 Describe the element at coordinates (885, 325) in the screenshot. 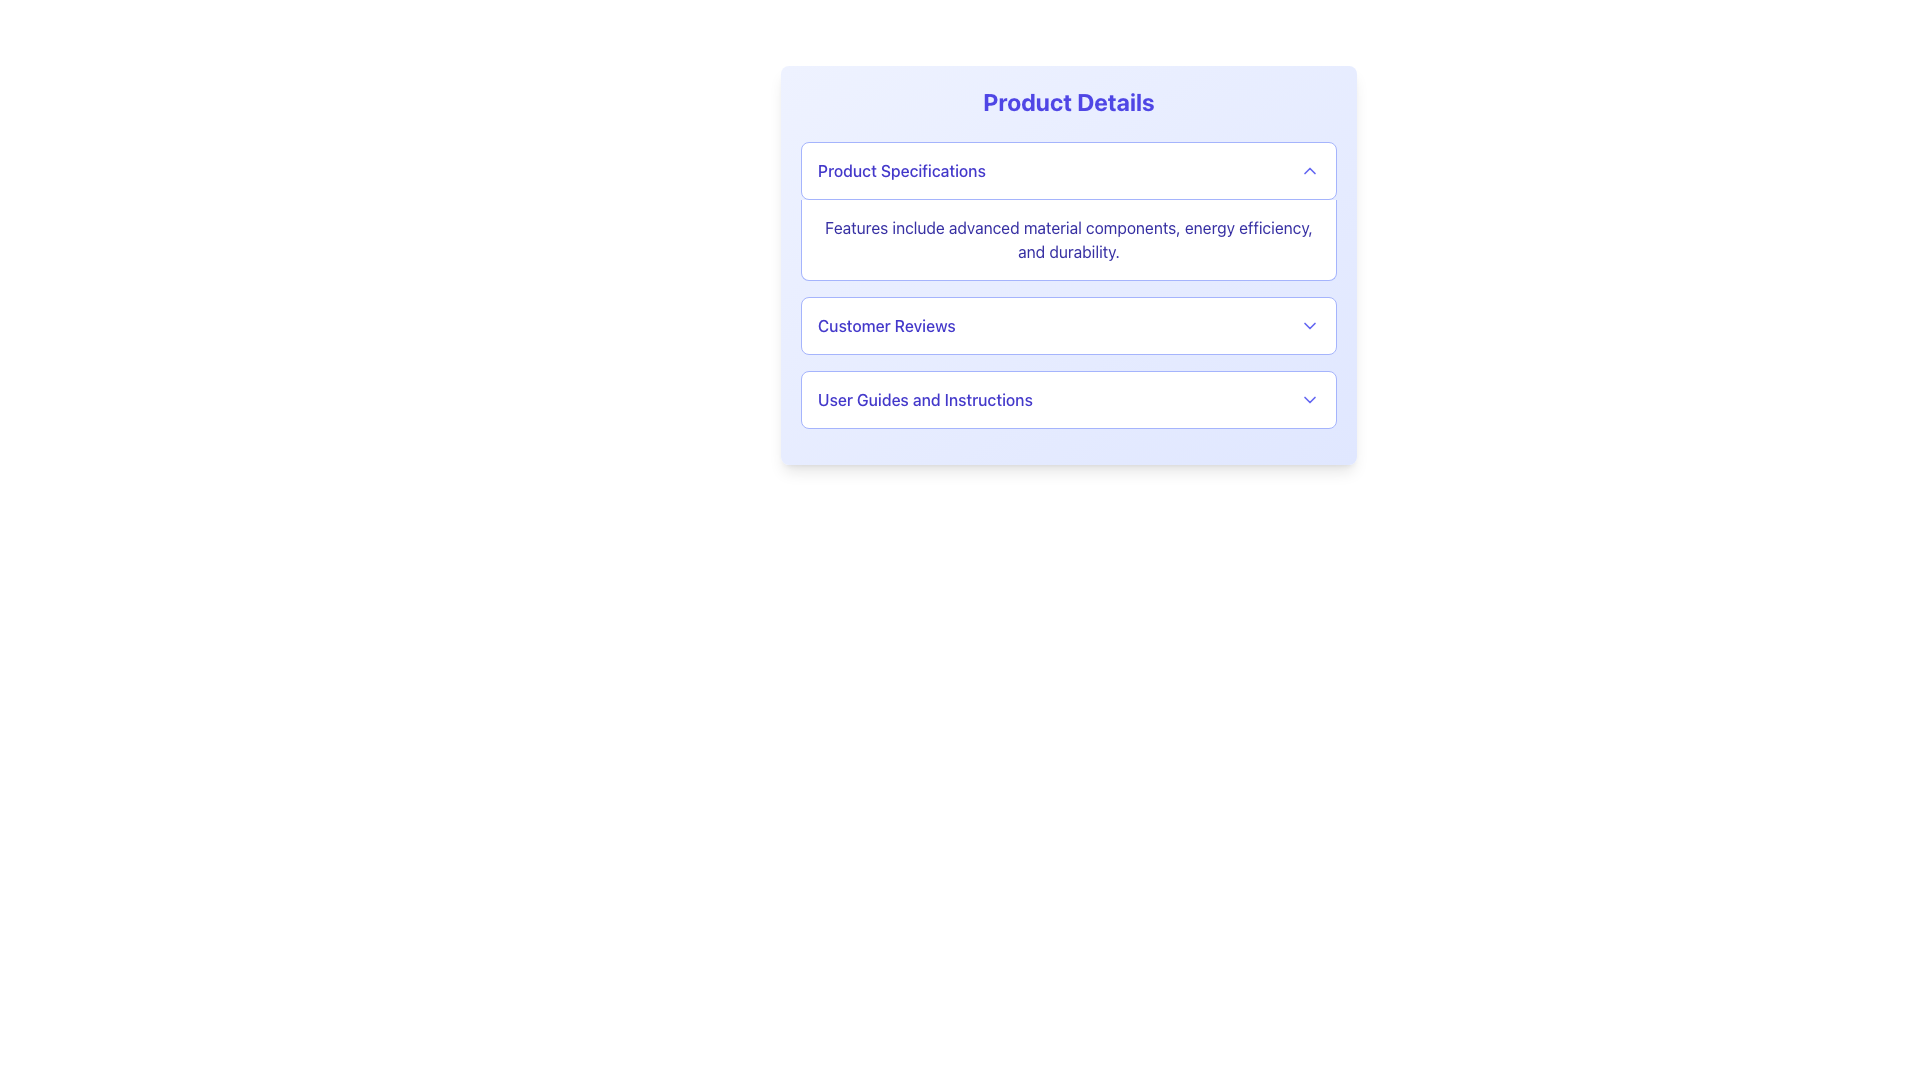

I see `the non-interactive Text label that serves as the title for the reviews section within the dropdown item under 'Product Details'` at that location.